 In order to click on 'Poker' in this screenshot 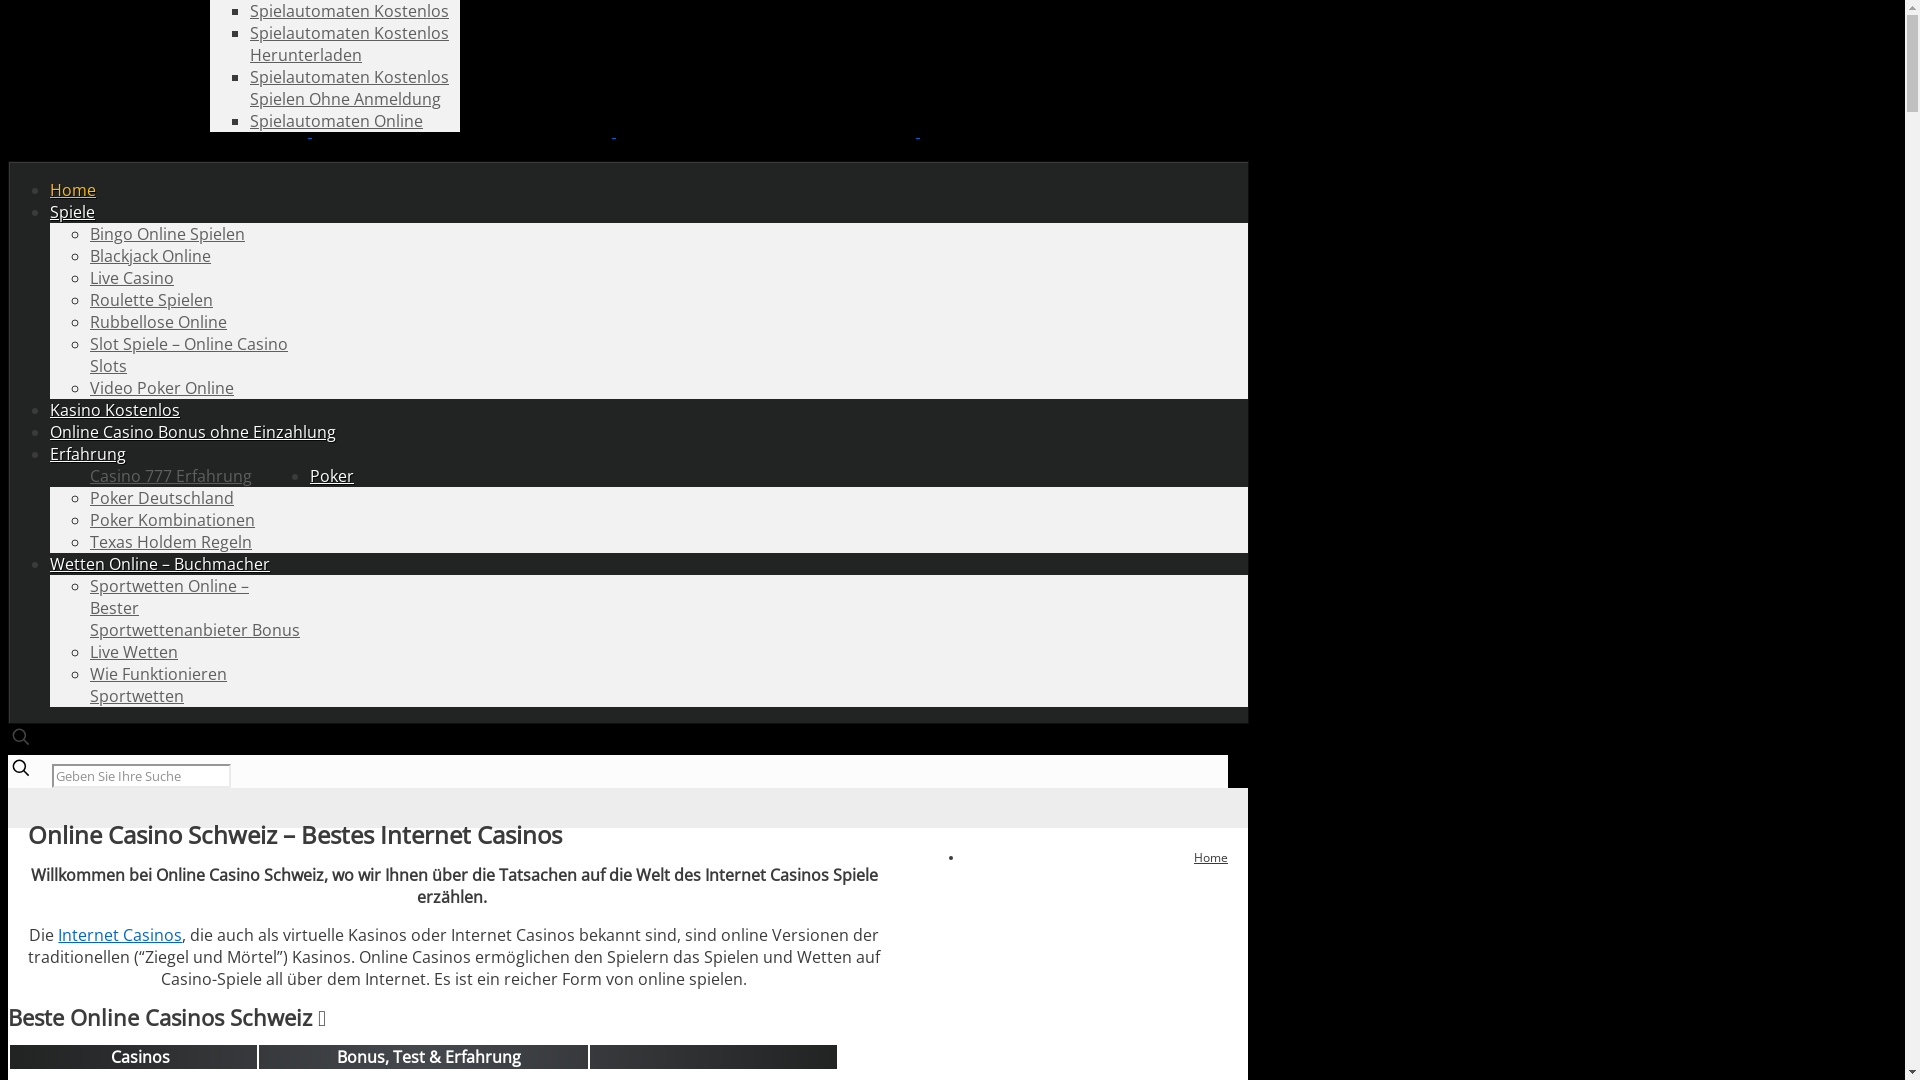, I will do `click(331, 475)`.